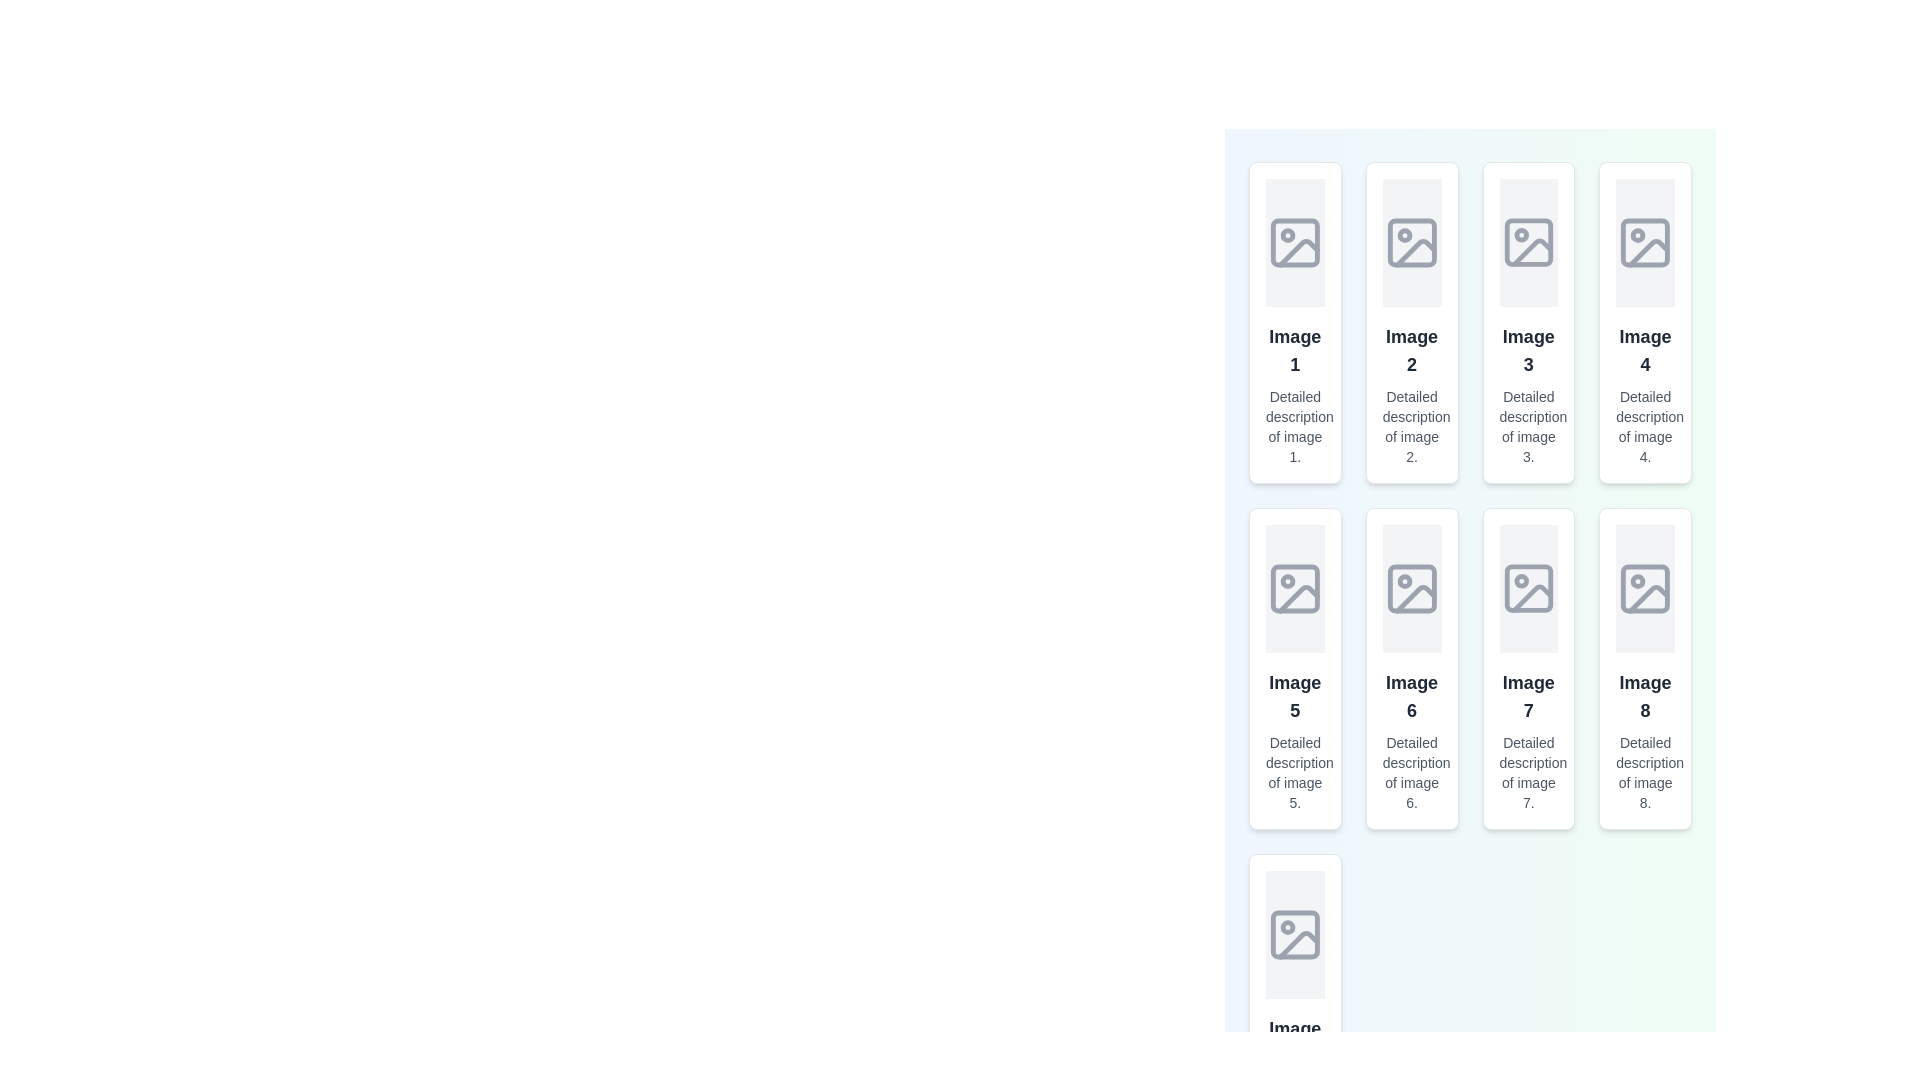  I want to click on on the sixth card in the gallery layout, so click(1410, 668).